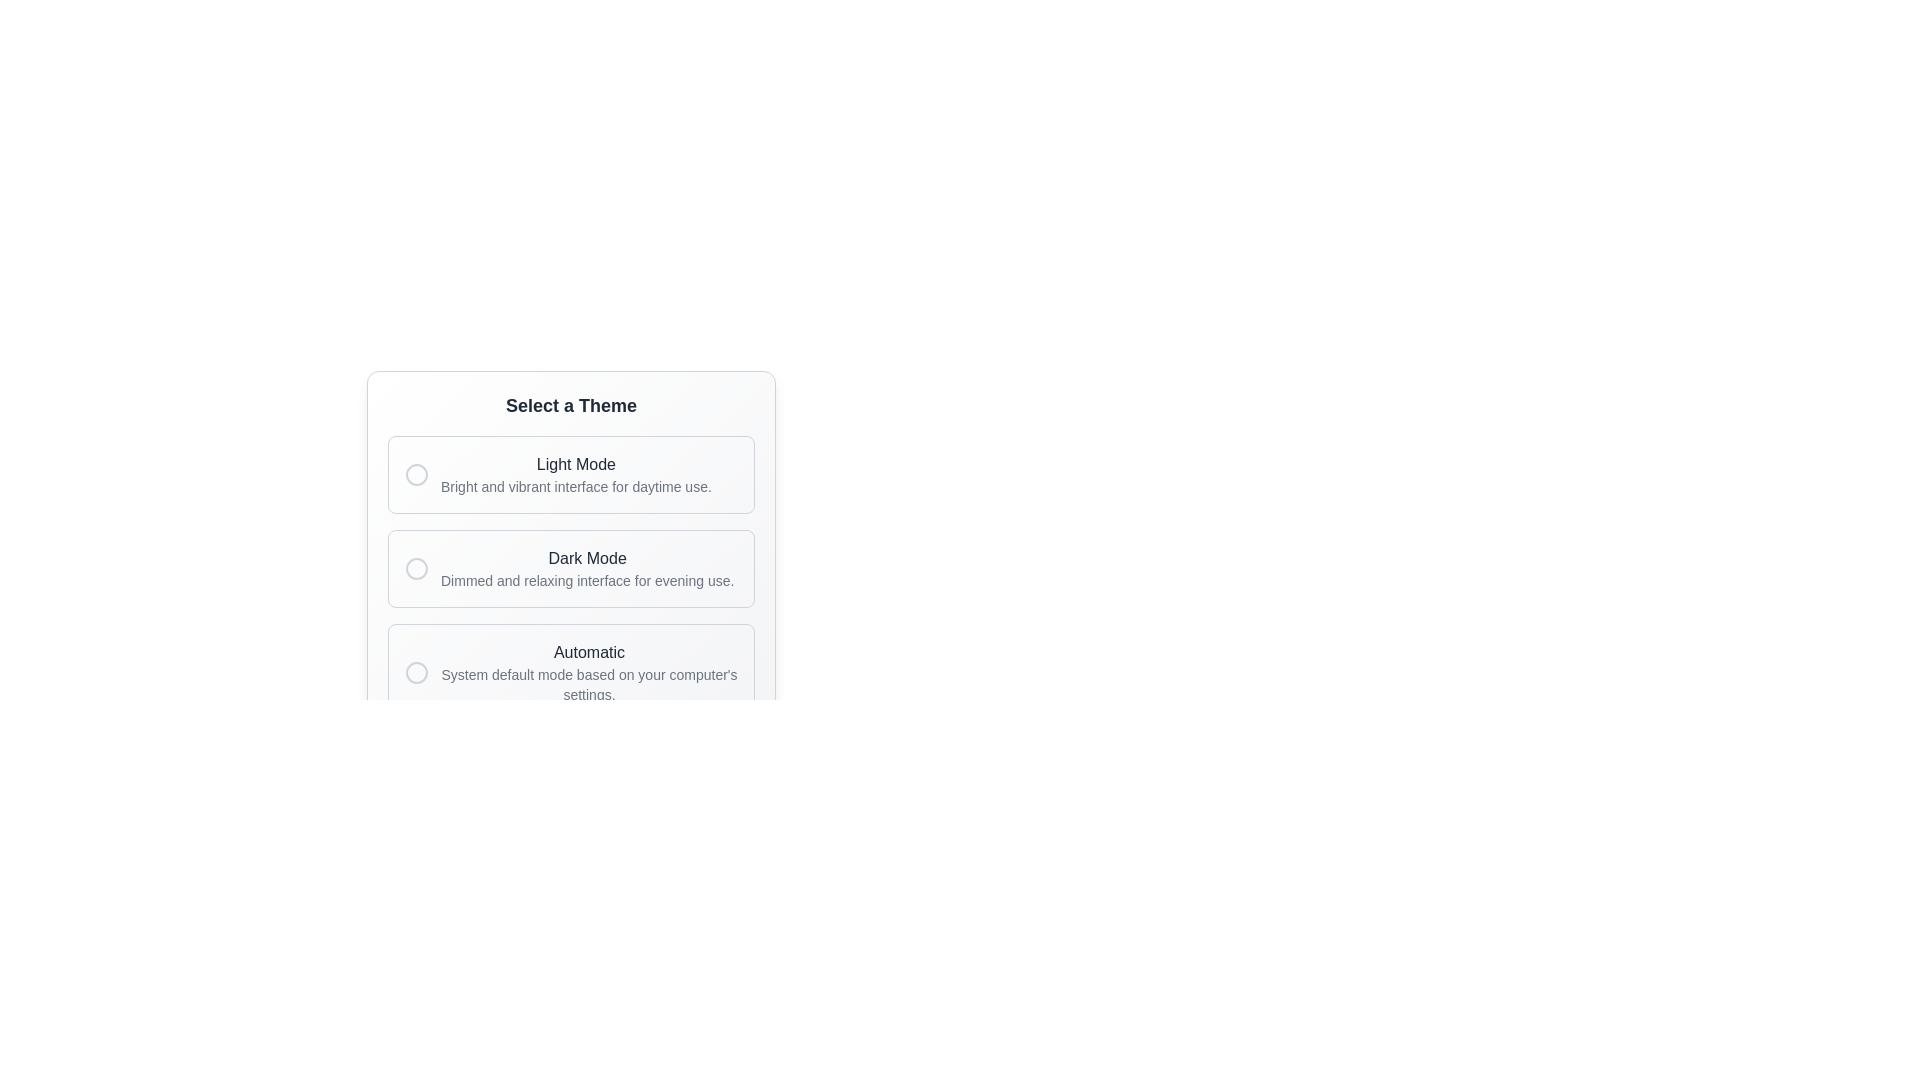 The image size is (1920, 1080). I want to click on to select the 'Dark Mode' option from the second item in the vertically arranged list within the 'Select a Theme' box, so click(570, 569).